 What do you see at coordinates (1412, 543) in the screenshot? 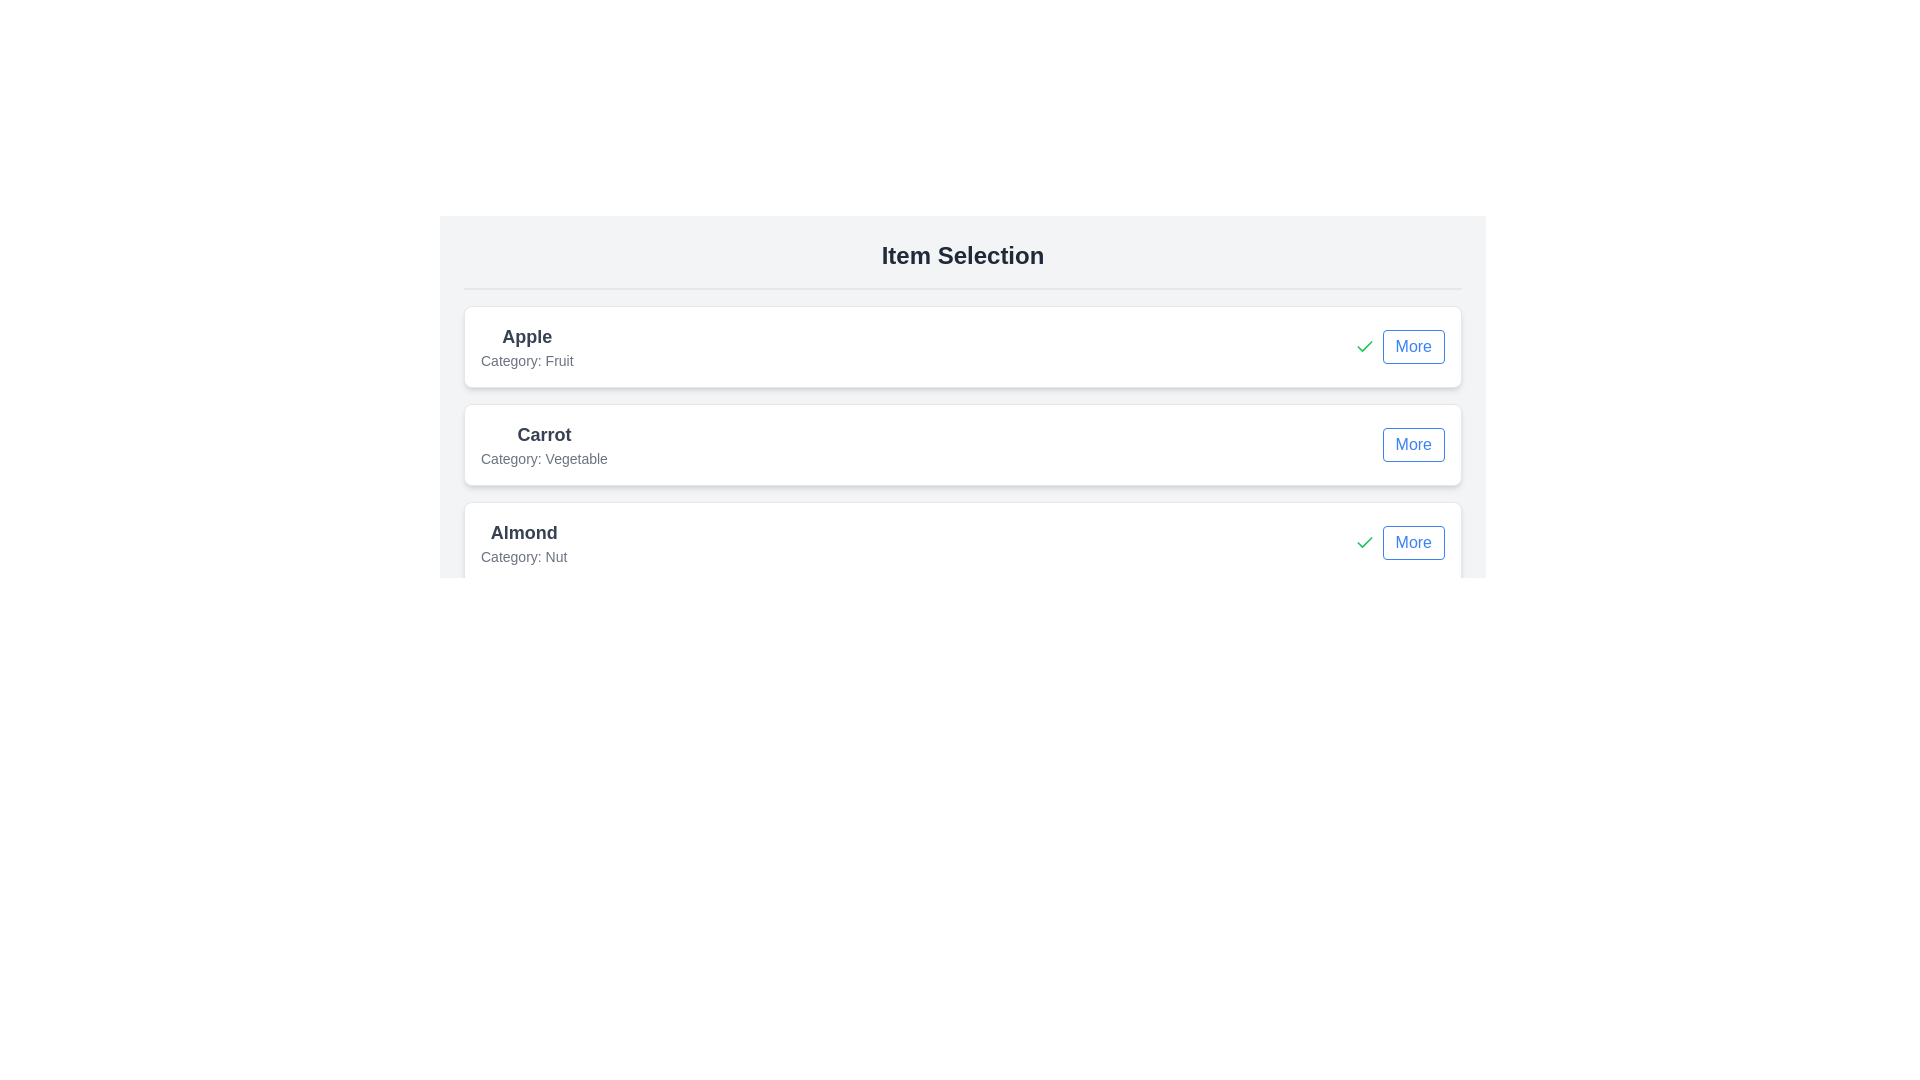
I see `the 'More' button with blue border and text` at bounding box center [1412, 543].